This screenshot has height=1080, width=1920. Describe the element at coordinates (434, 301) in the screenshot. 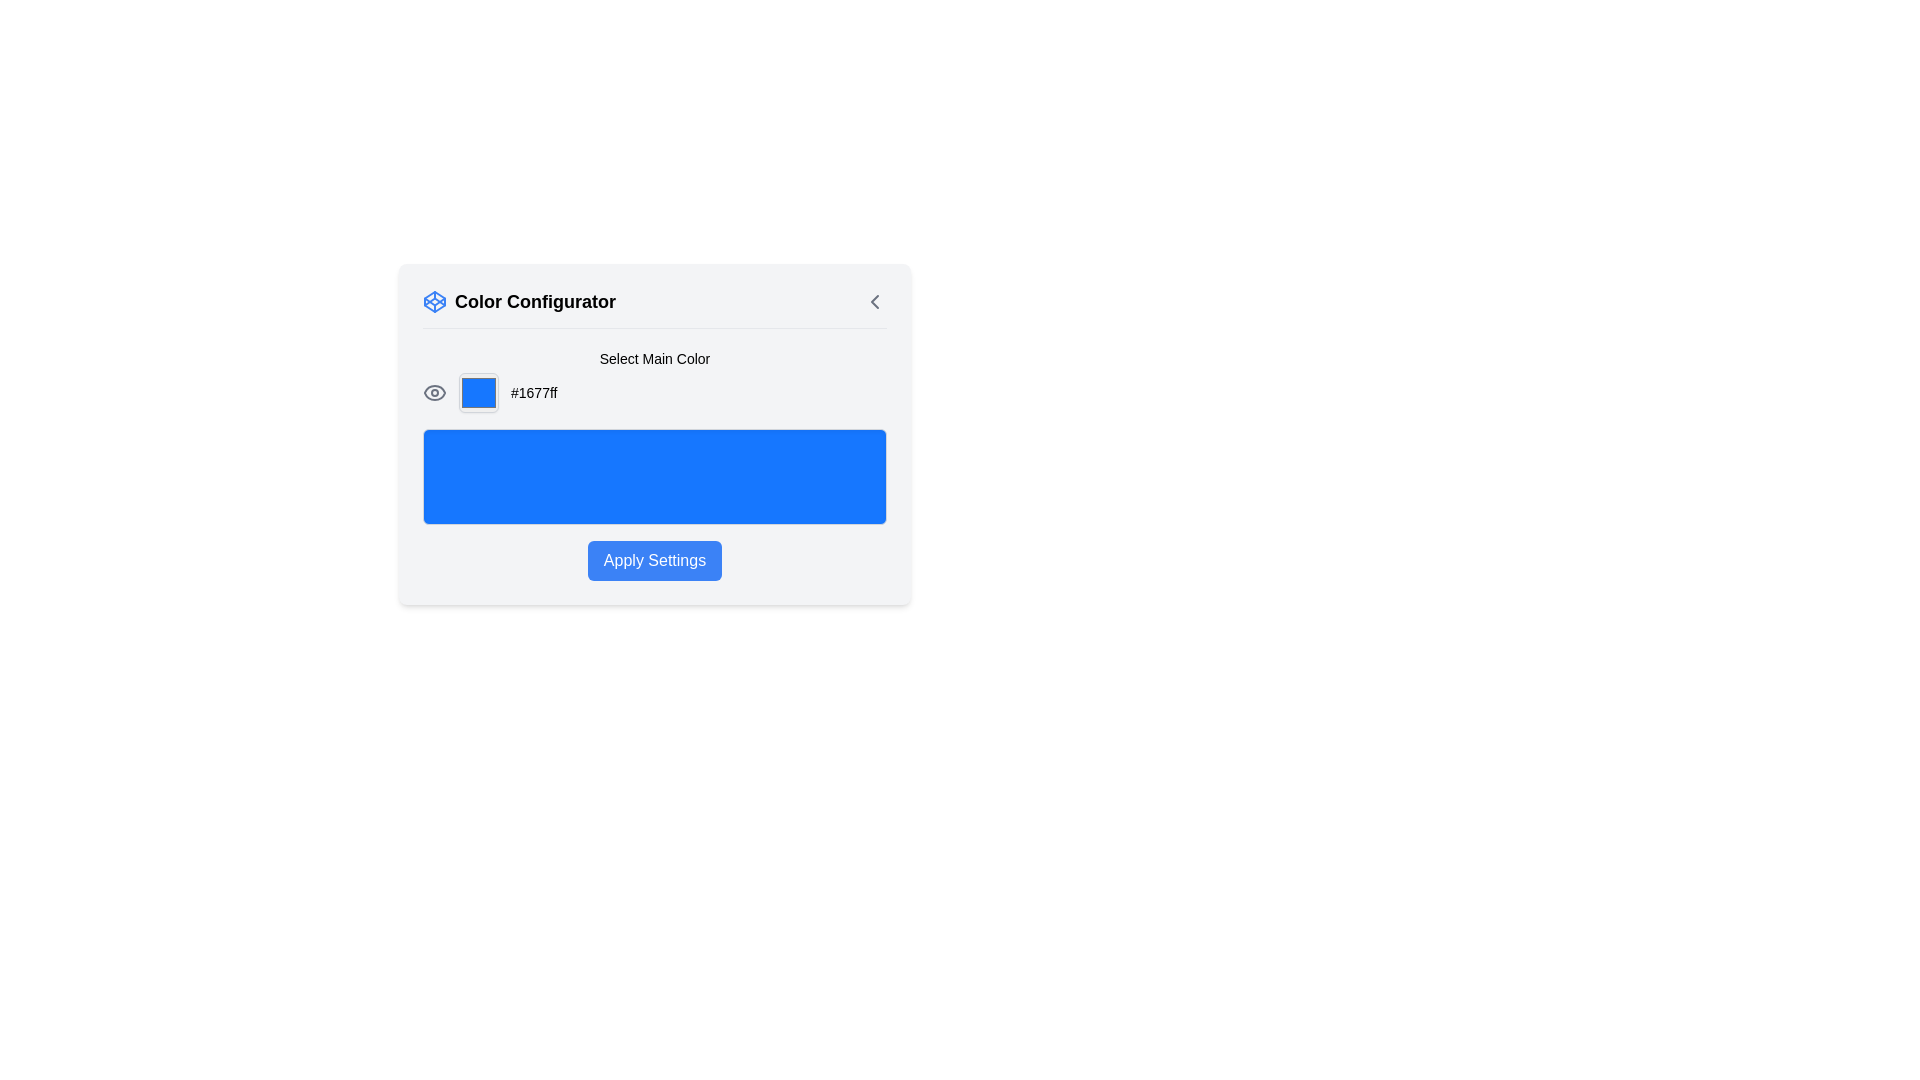

I see `the icon located in the header section titled 'Color Configurator', which is the first icon to the left of the toolbar area` at that location.